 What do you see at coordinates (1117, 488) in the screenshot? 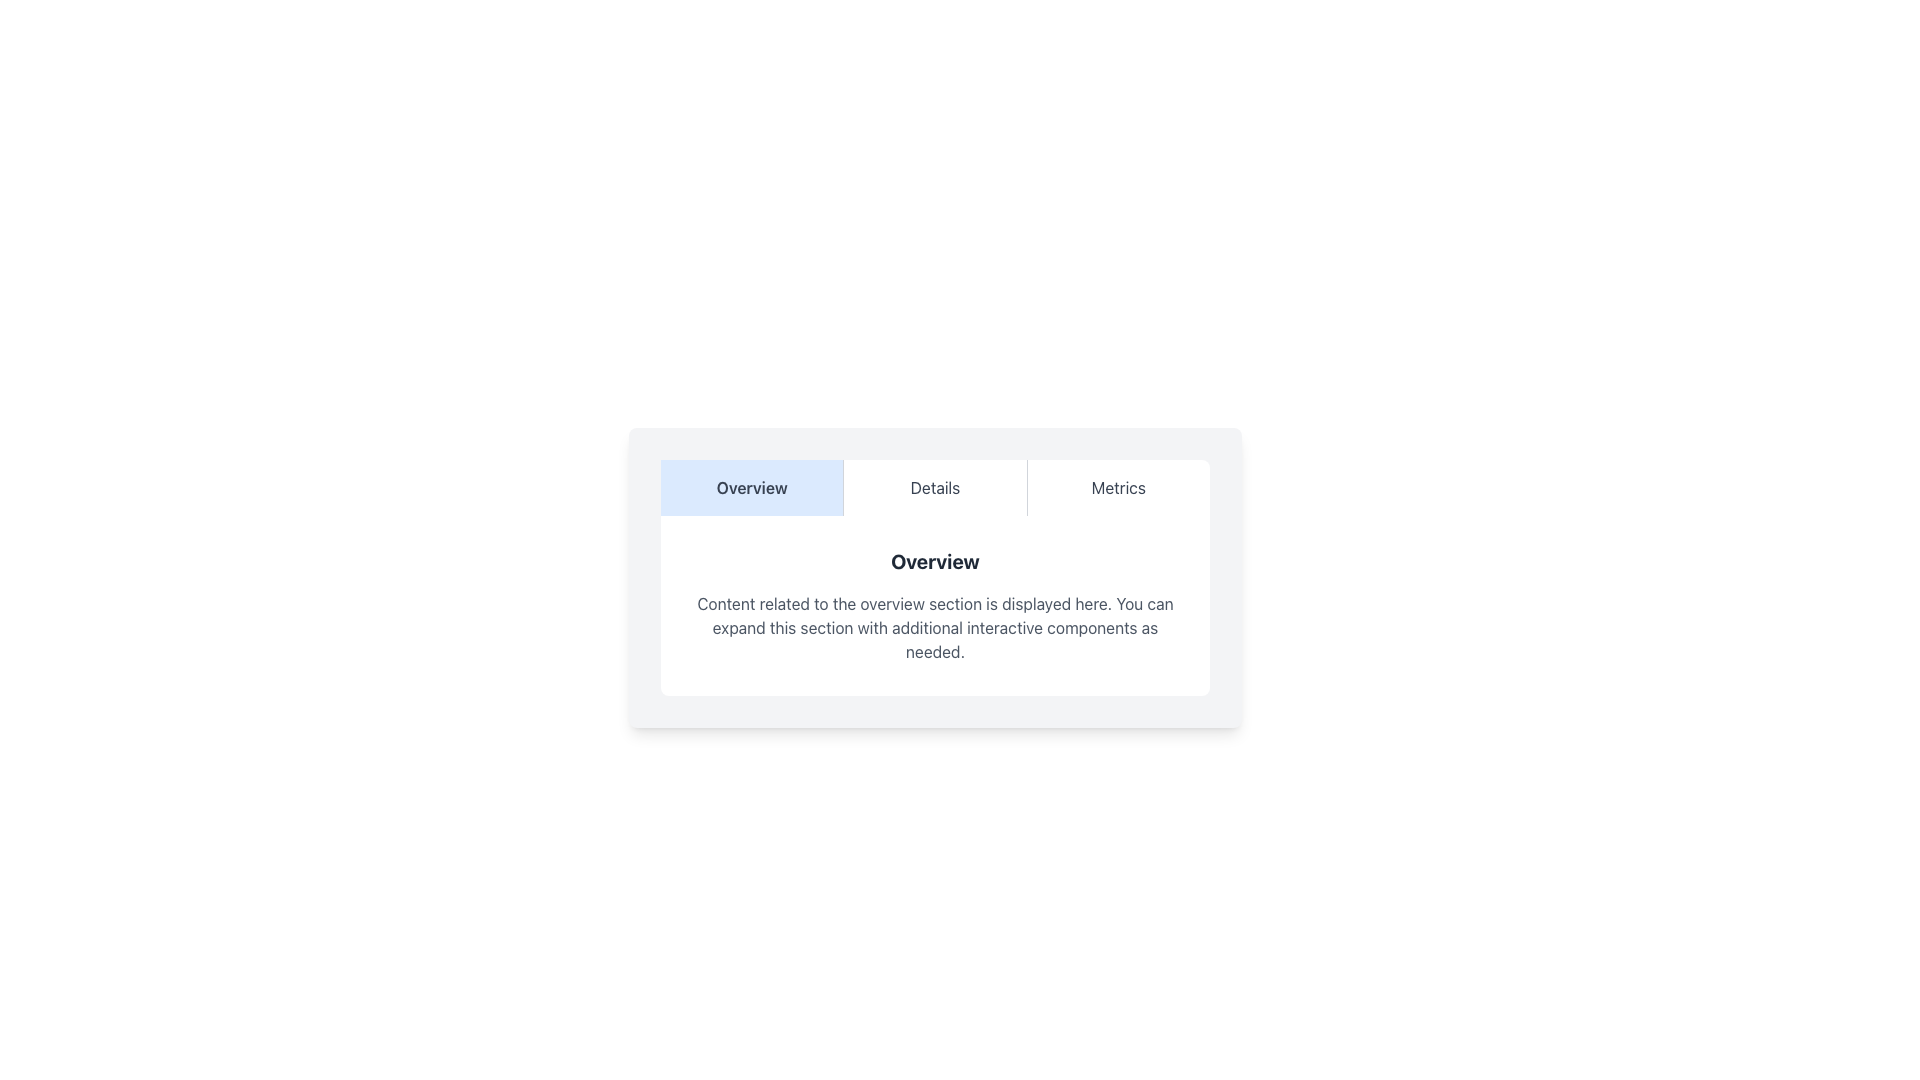
I see `the 'Metrics' tab, which is the third tab in the navigation section at the top center of the page` at bounding box center [1117, 488].